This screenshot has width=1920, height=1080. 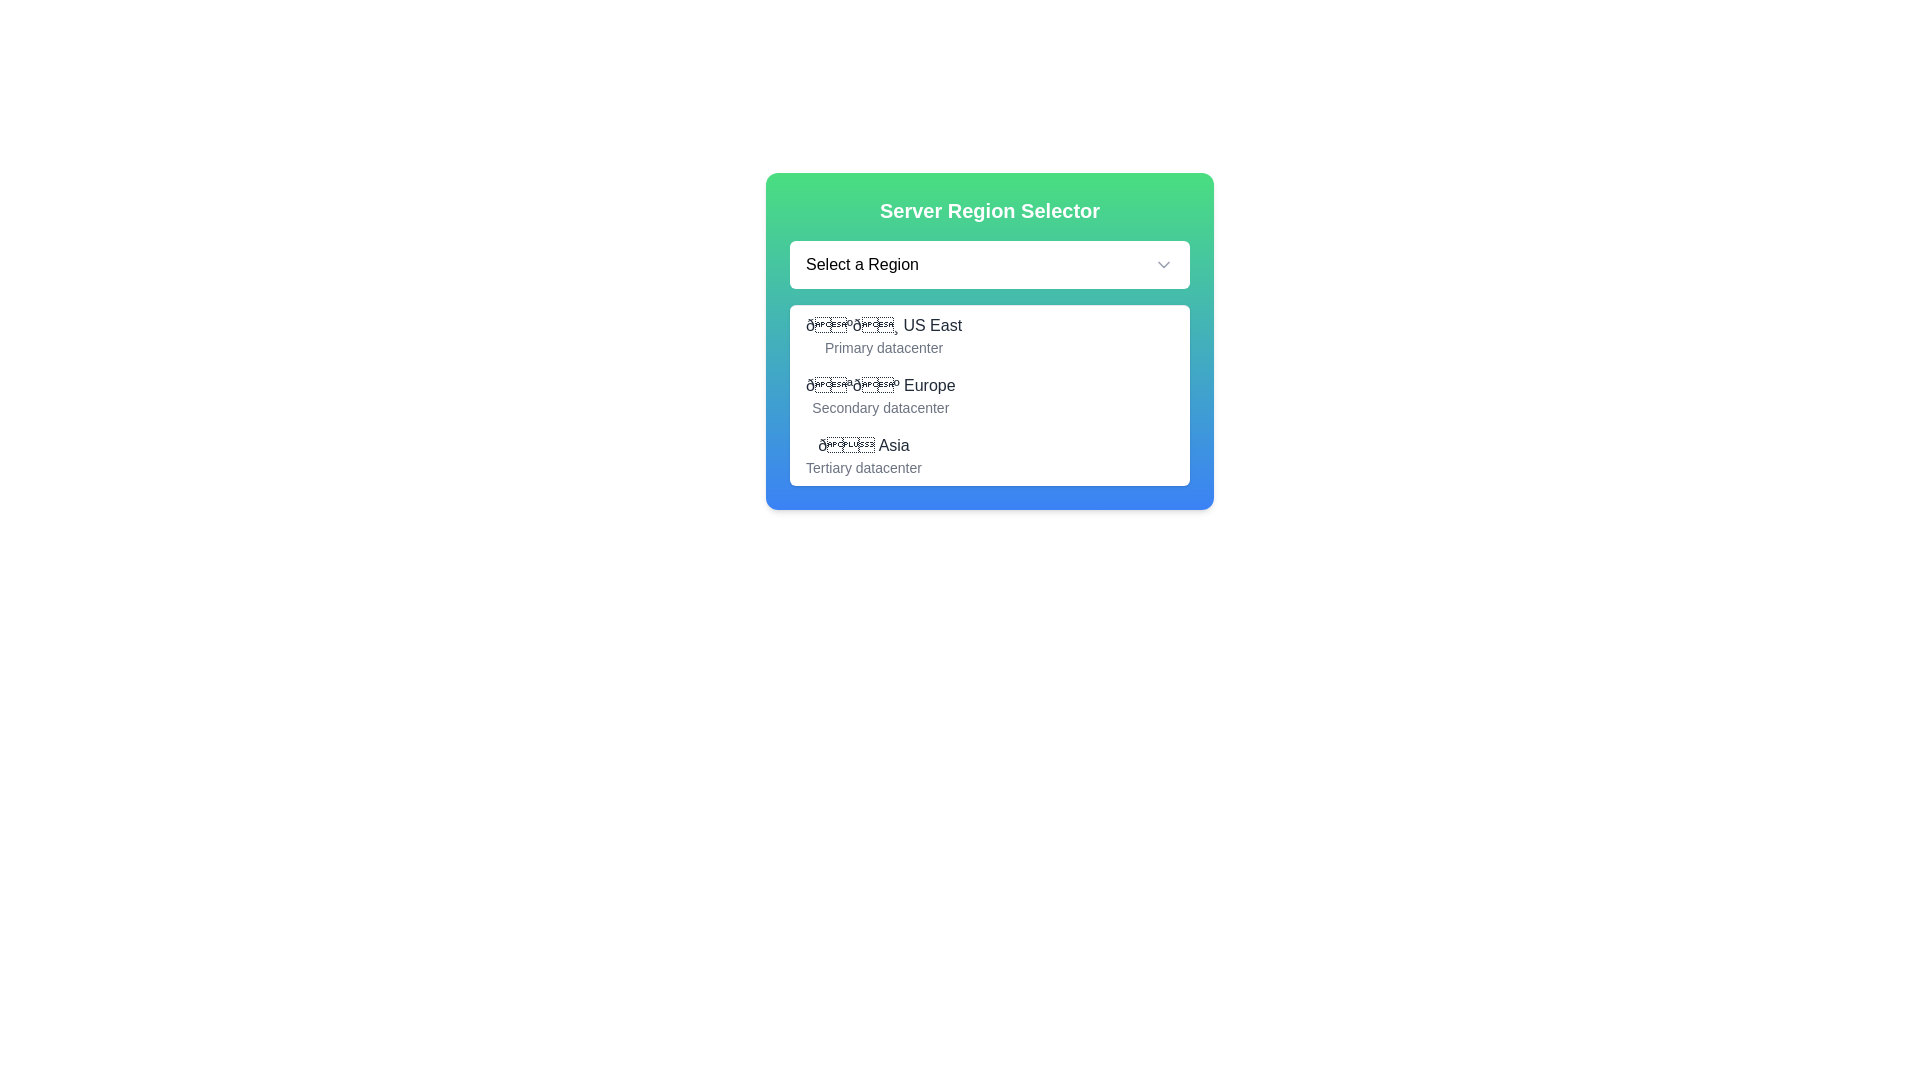 I want to click on the 'US East' server region option in the dropdown list, so click(x=989, y=334).